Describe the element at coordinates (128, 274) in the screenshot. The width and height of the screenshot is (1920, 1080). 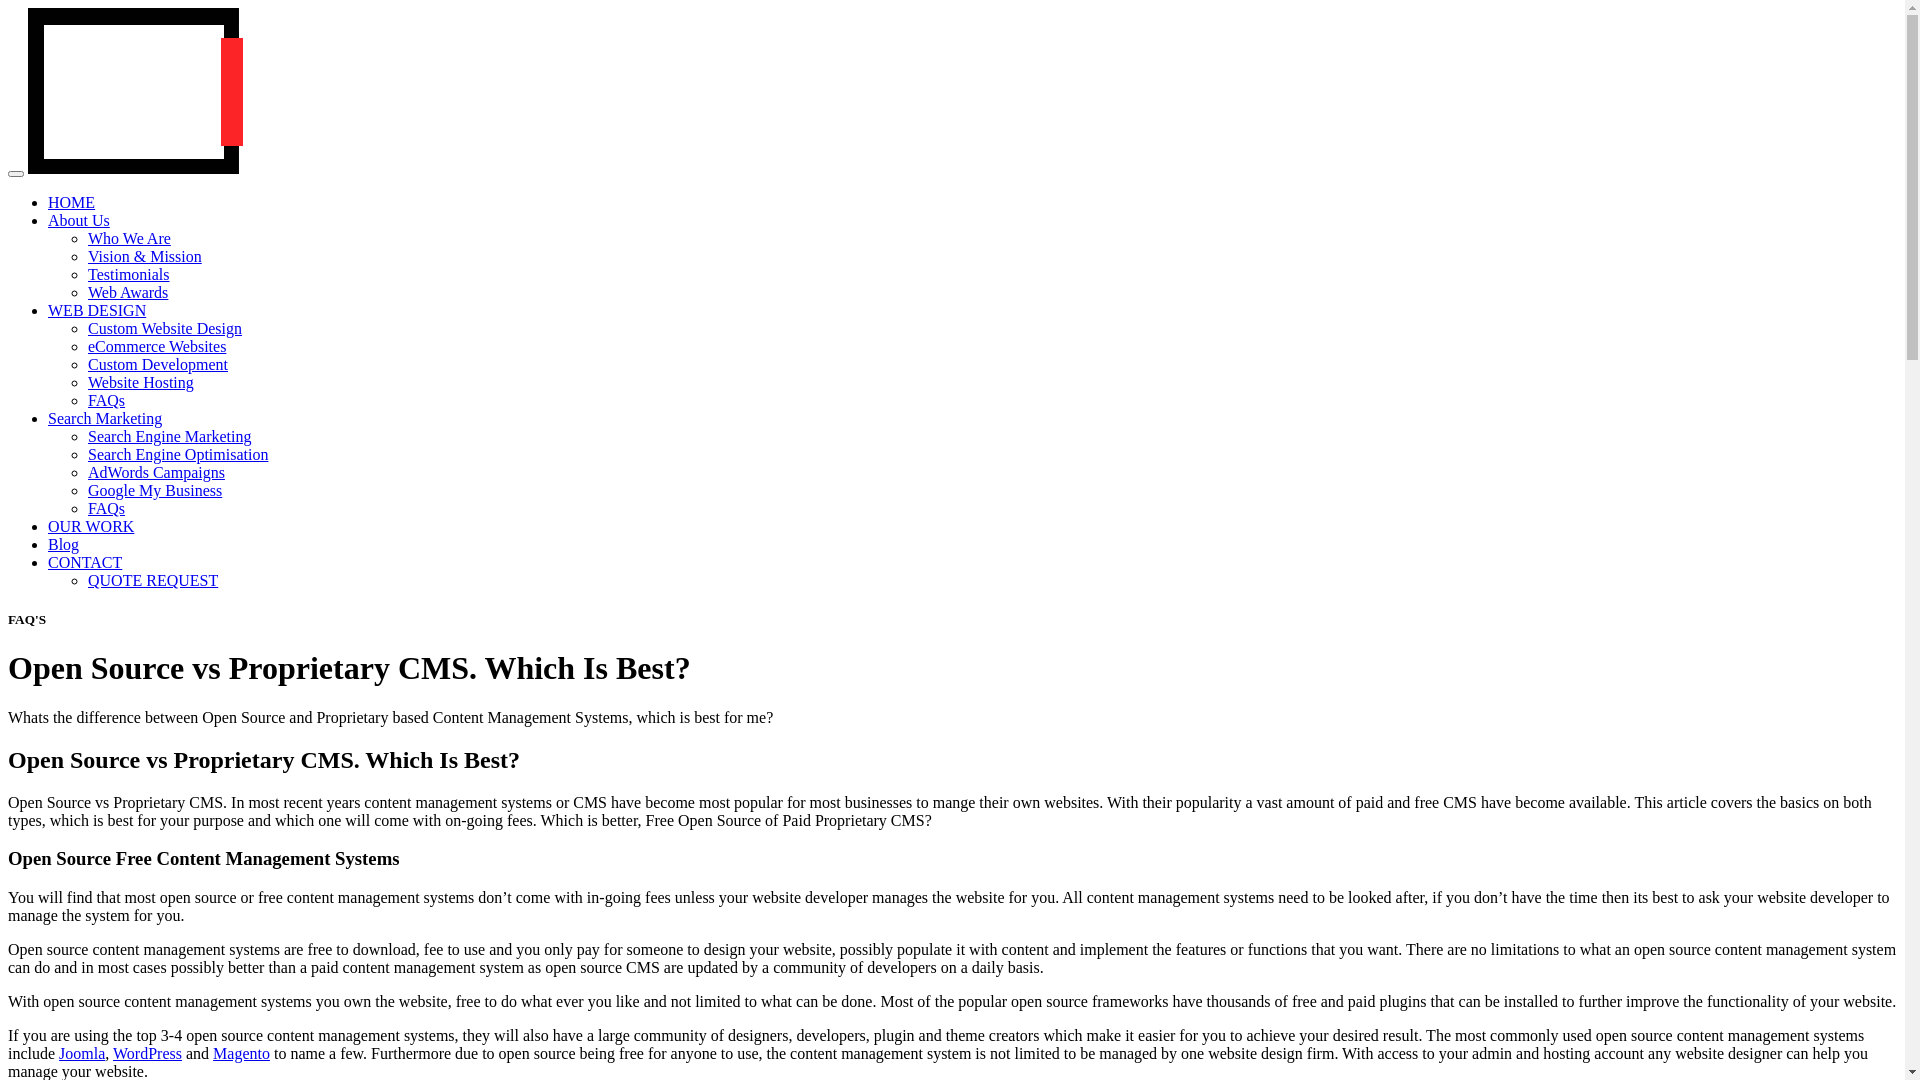
I see `'Testimonials'` at that location.